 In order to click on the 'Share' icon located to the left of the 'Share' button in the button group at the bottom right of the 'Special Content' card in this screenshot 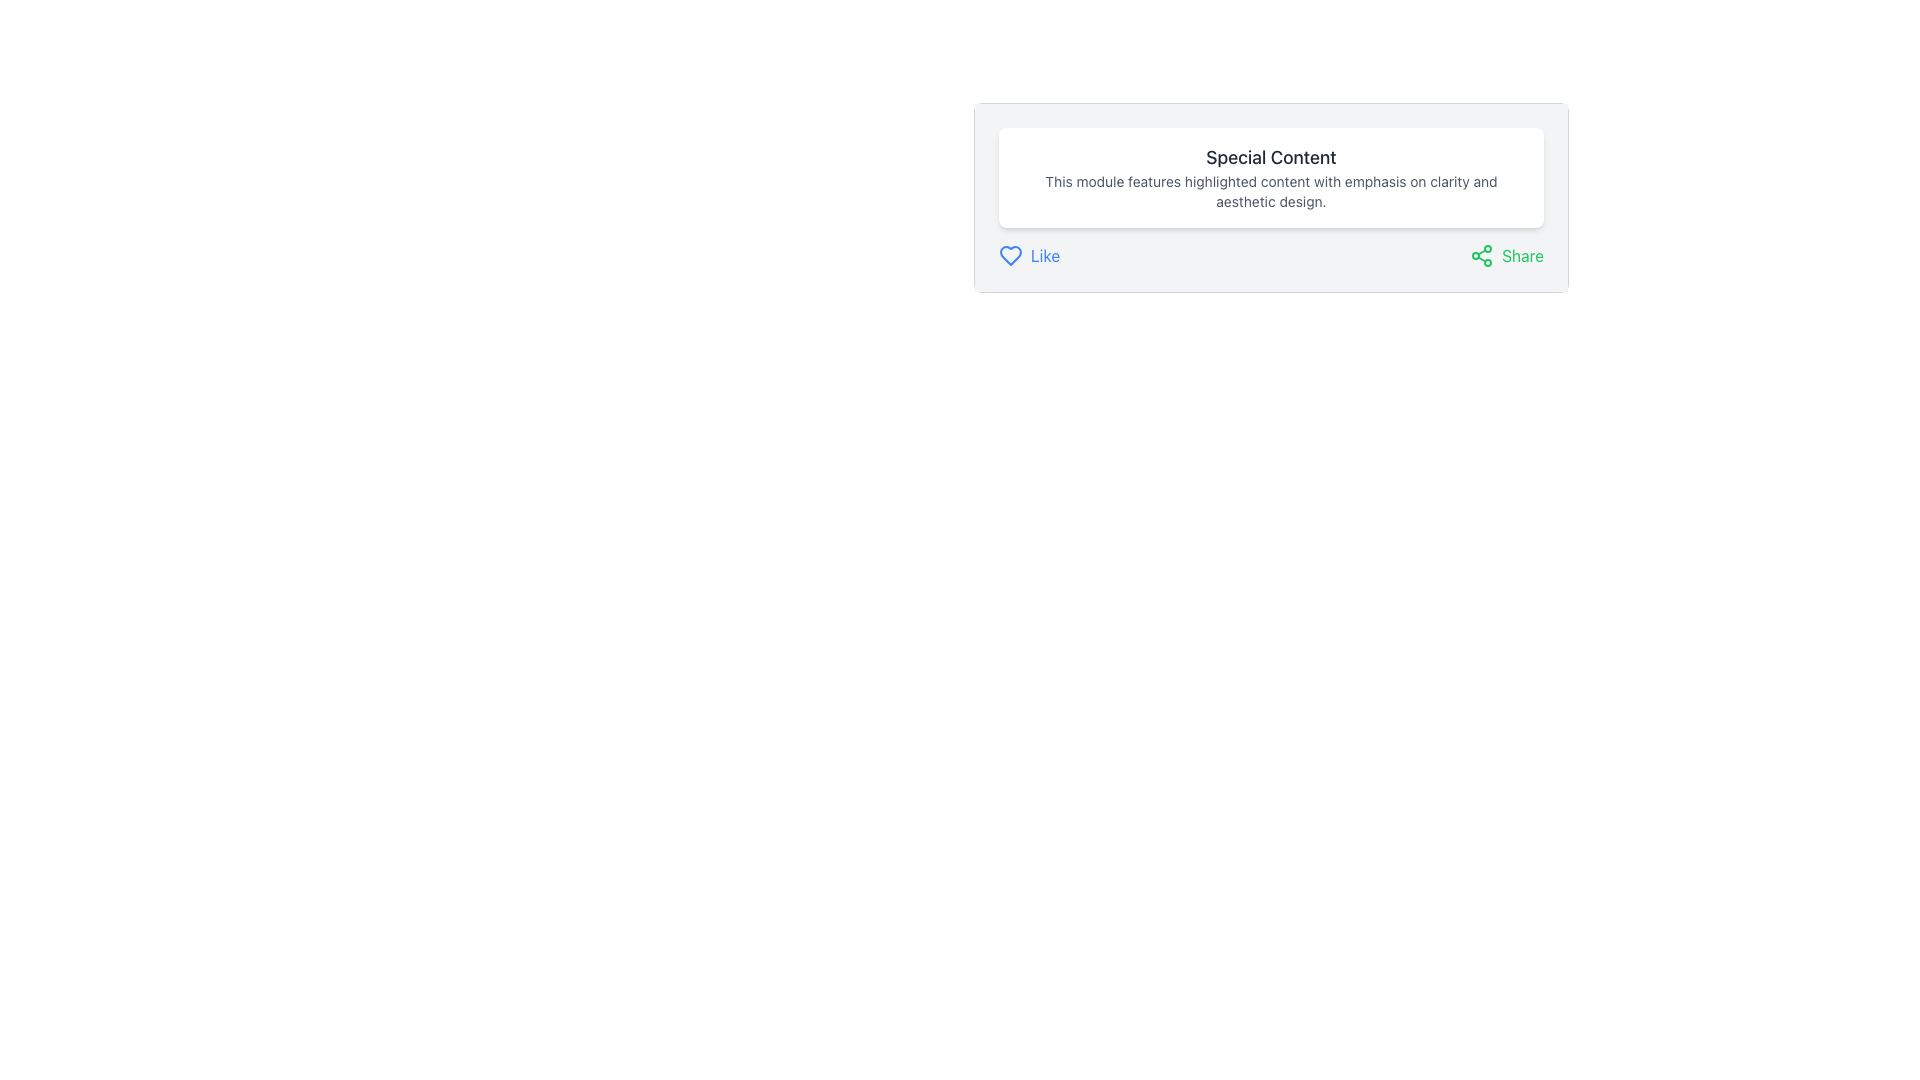, I will do `click(1482, 254)`.